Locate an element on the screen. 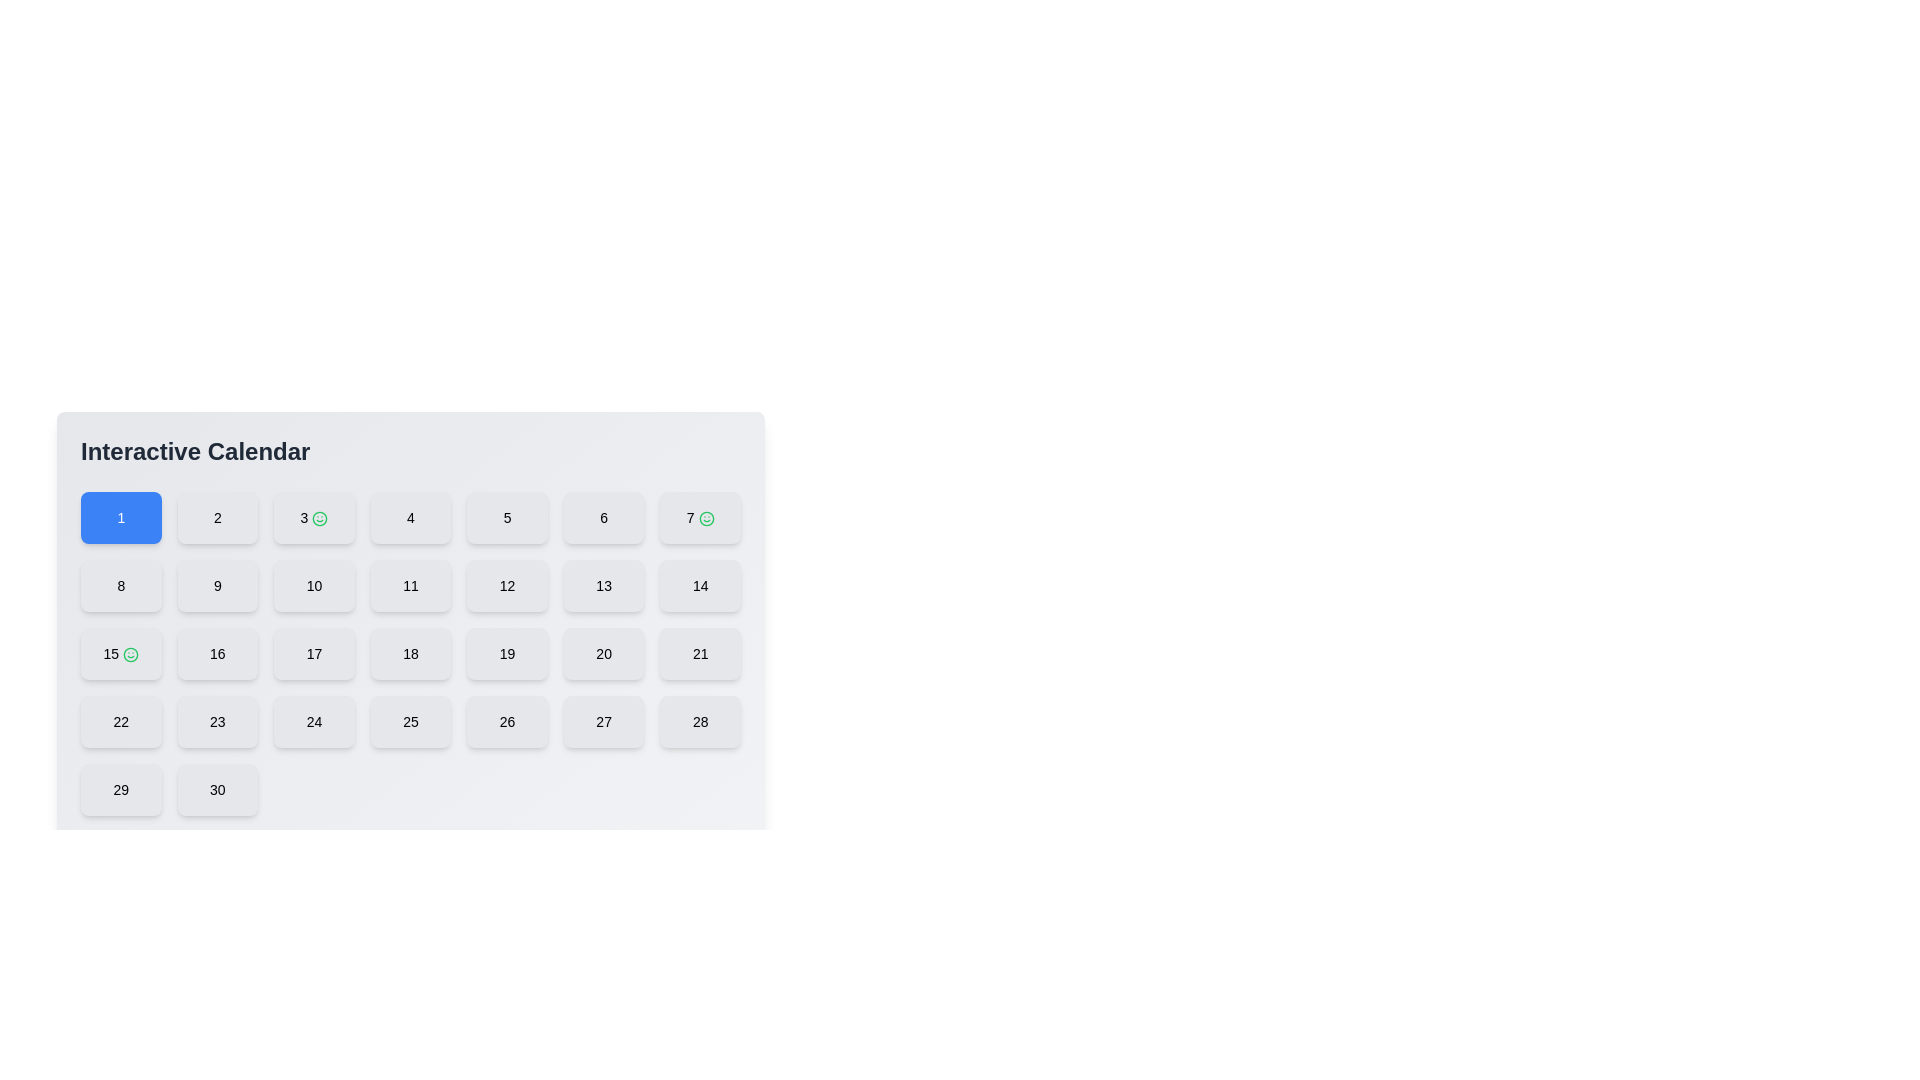  the interactive calendar day selector button for the date '3' is located at coordinates (313, 516).